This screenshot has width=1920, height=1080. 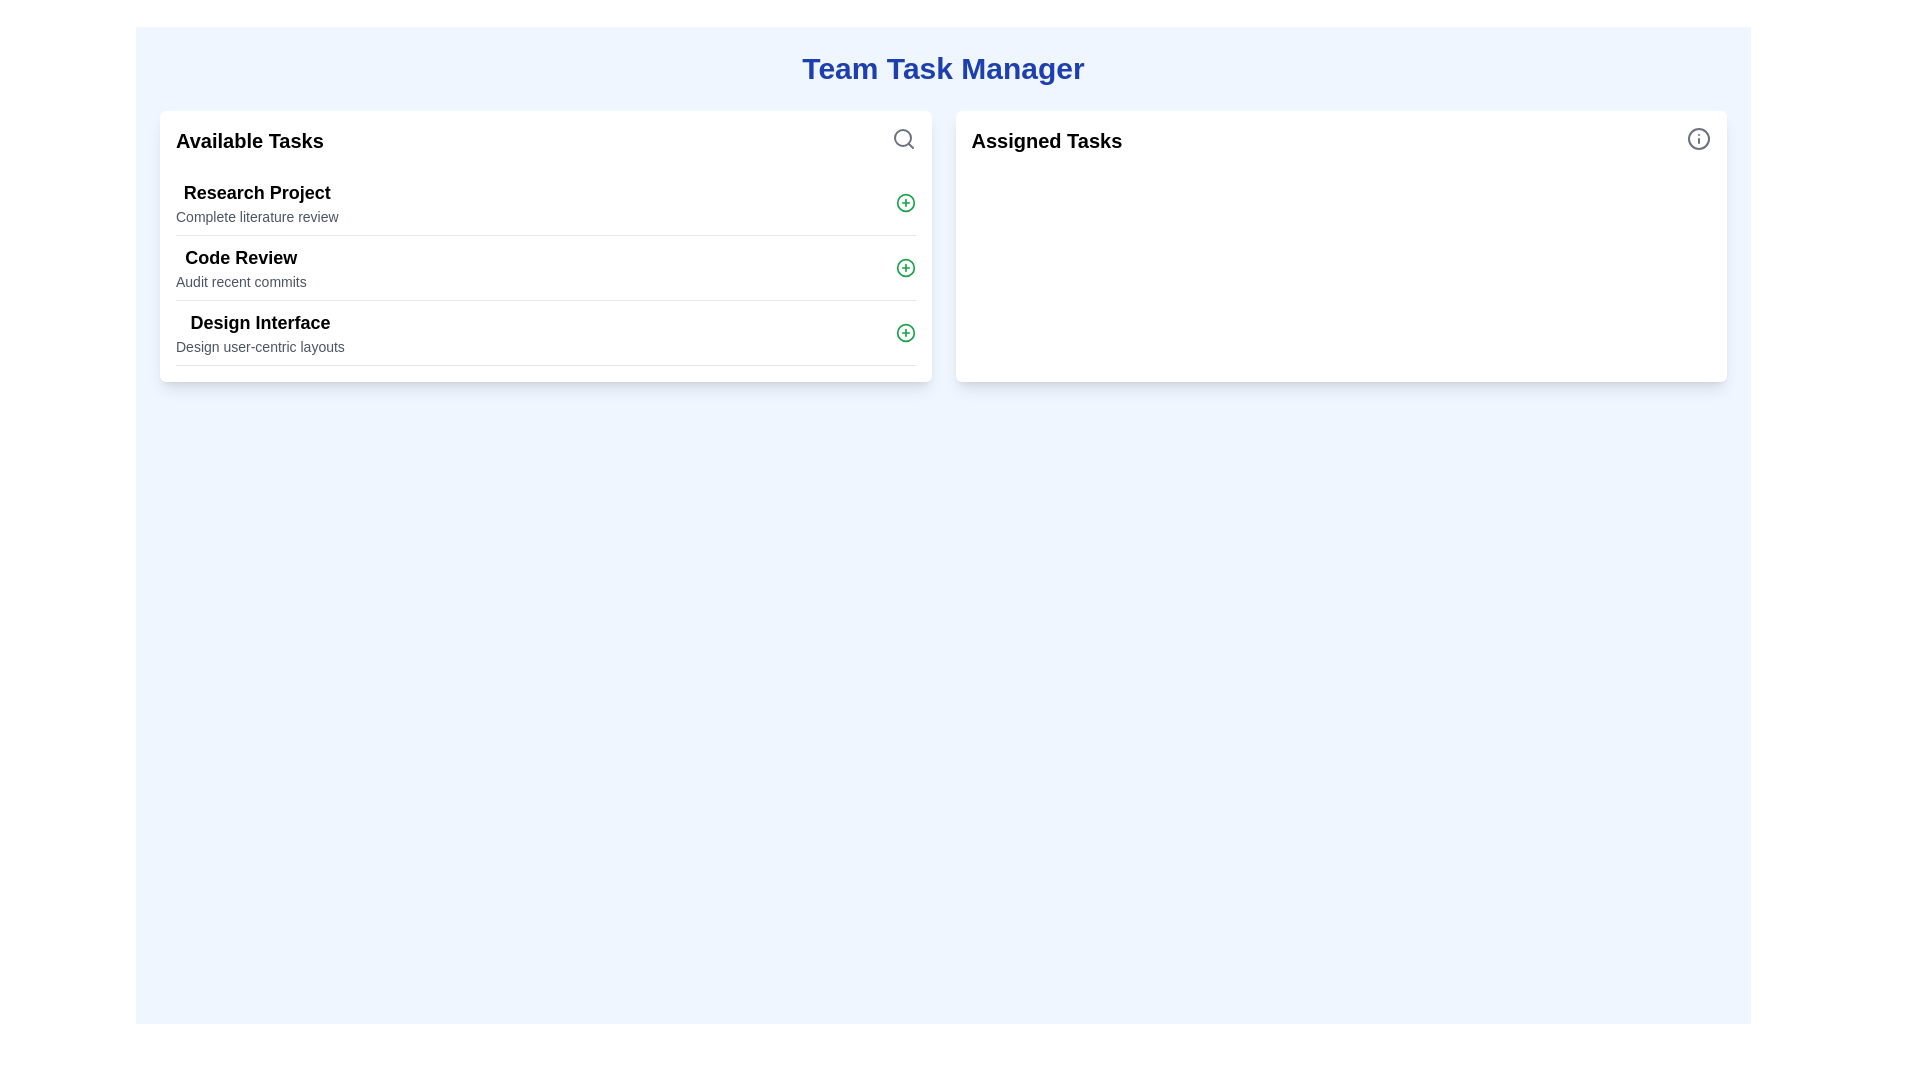 What do you see at coordinates (1698, 137) in the screenshot?
I see `the circular outline in the upper-right corner of the 'Assigned Tasks' panel, which serves as the background for an information icon` at bounding box center [1698, 137].